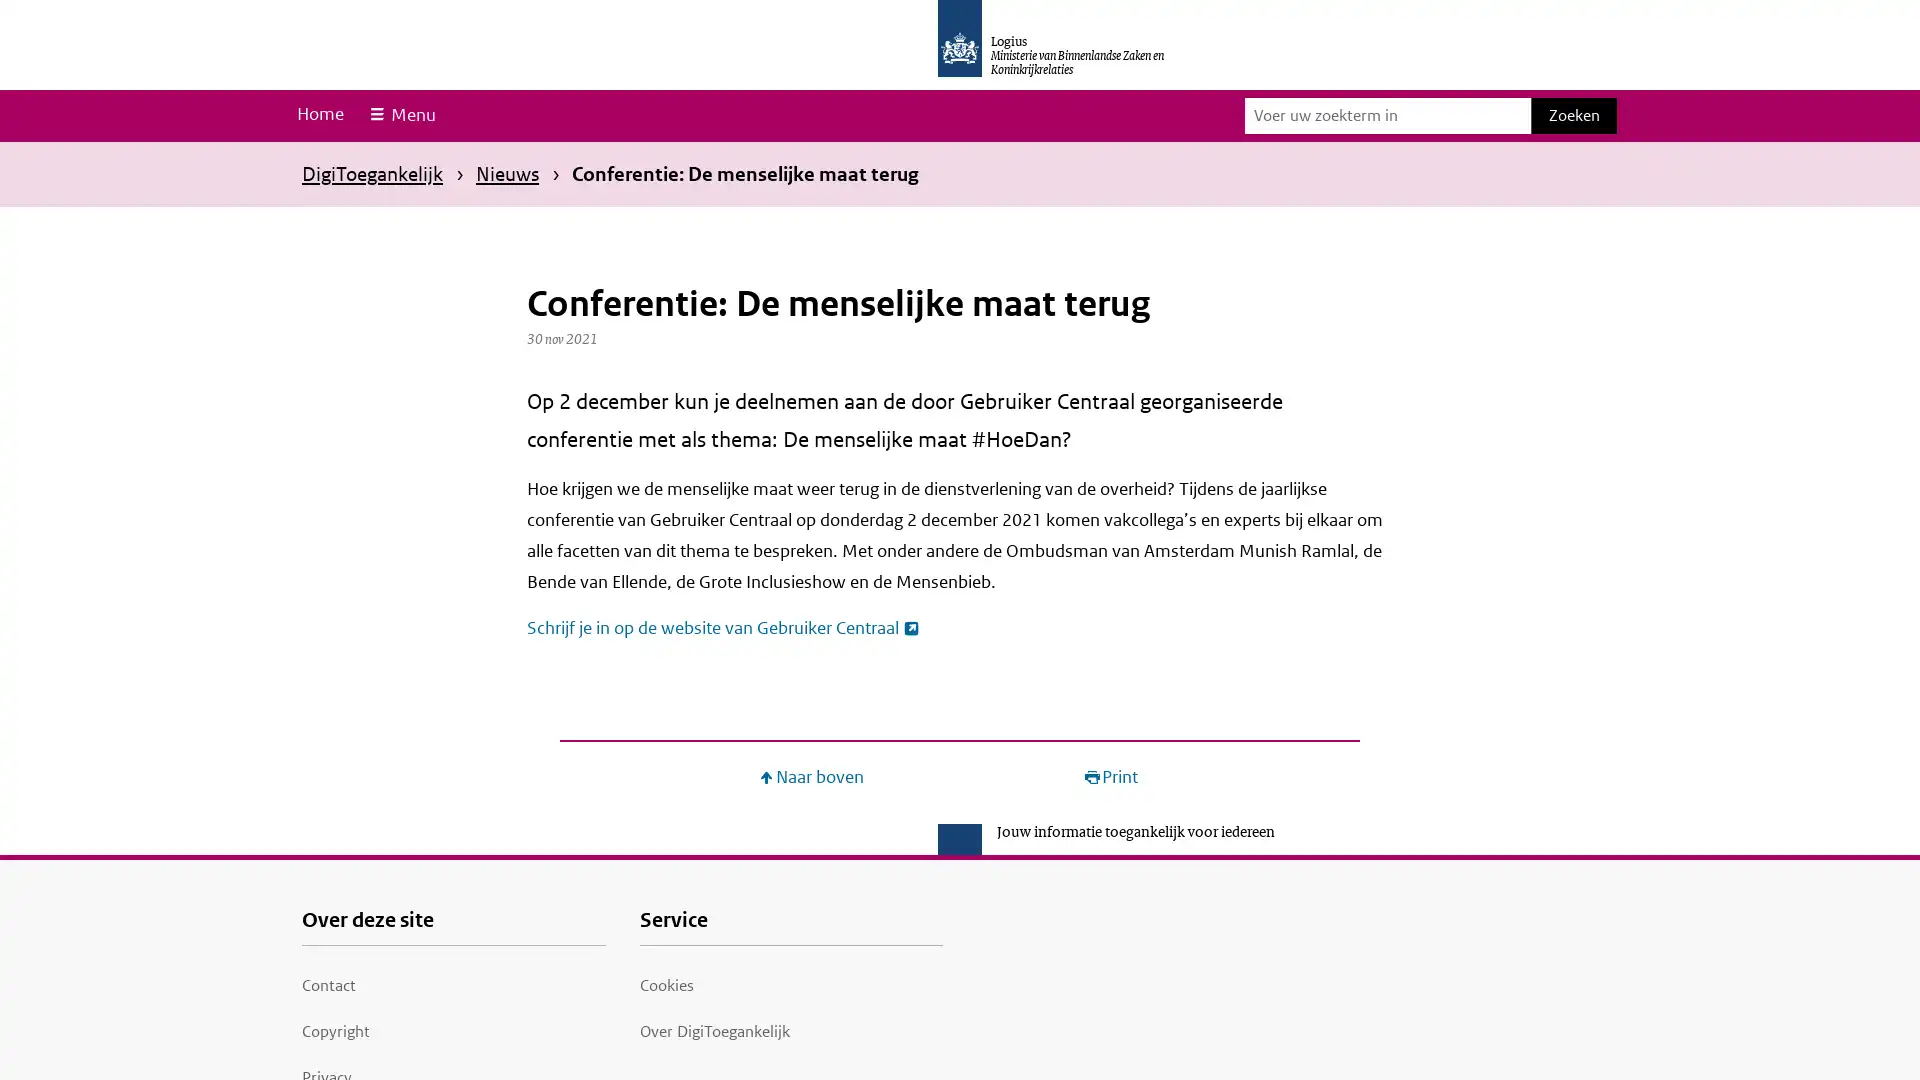 Image resolution: width=1920 pixels, height=1080 pixels. I want to click on Zoeken, so click(1573, 115).